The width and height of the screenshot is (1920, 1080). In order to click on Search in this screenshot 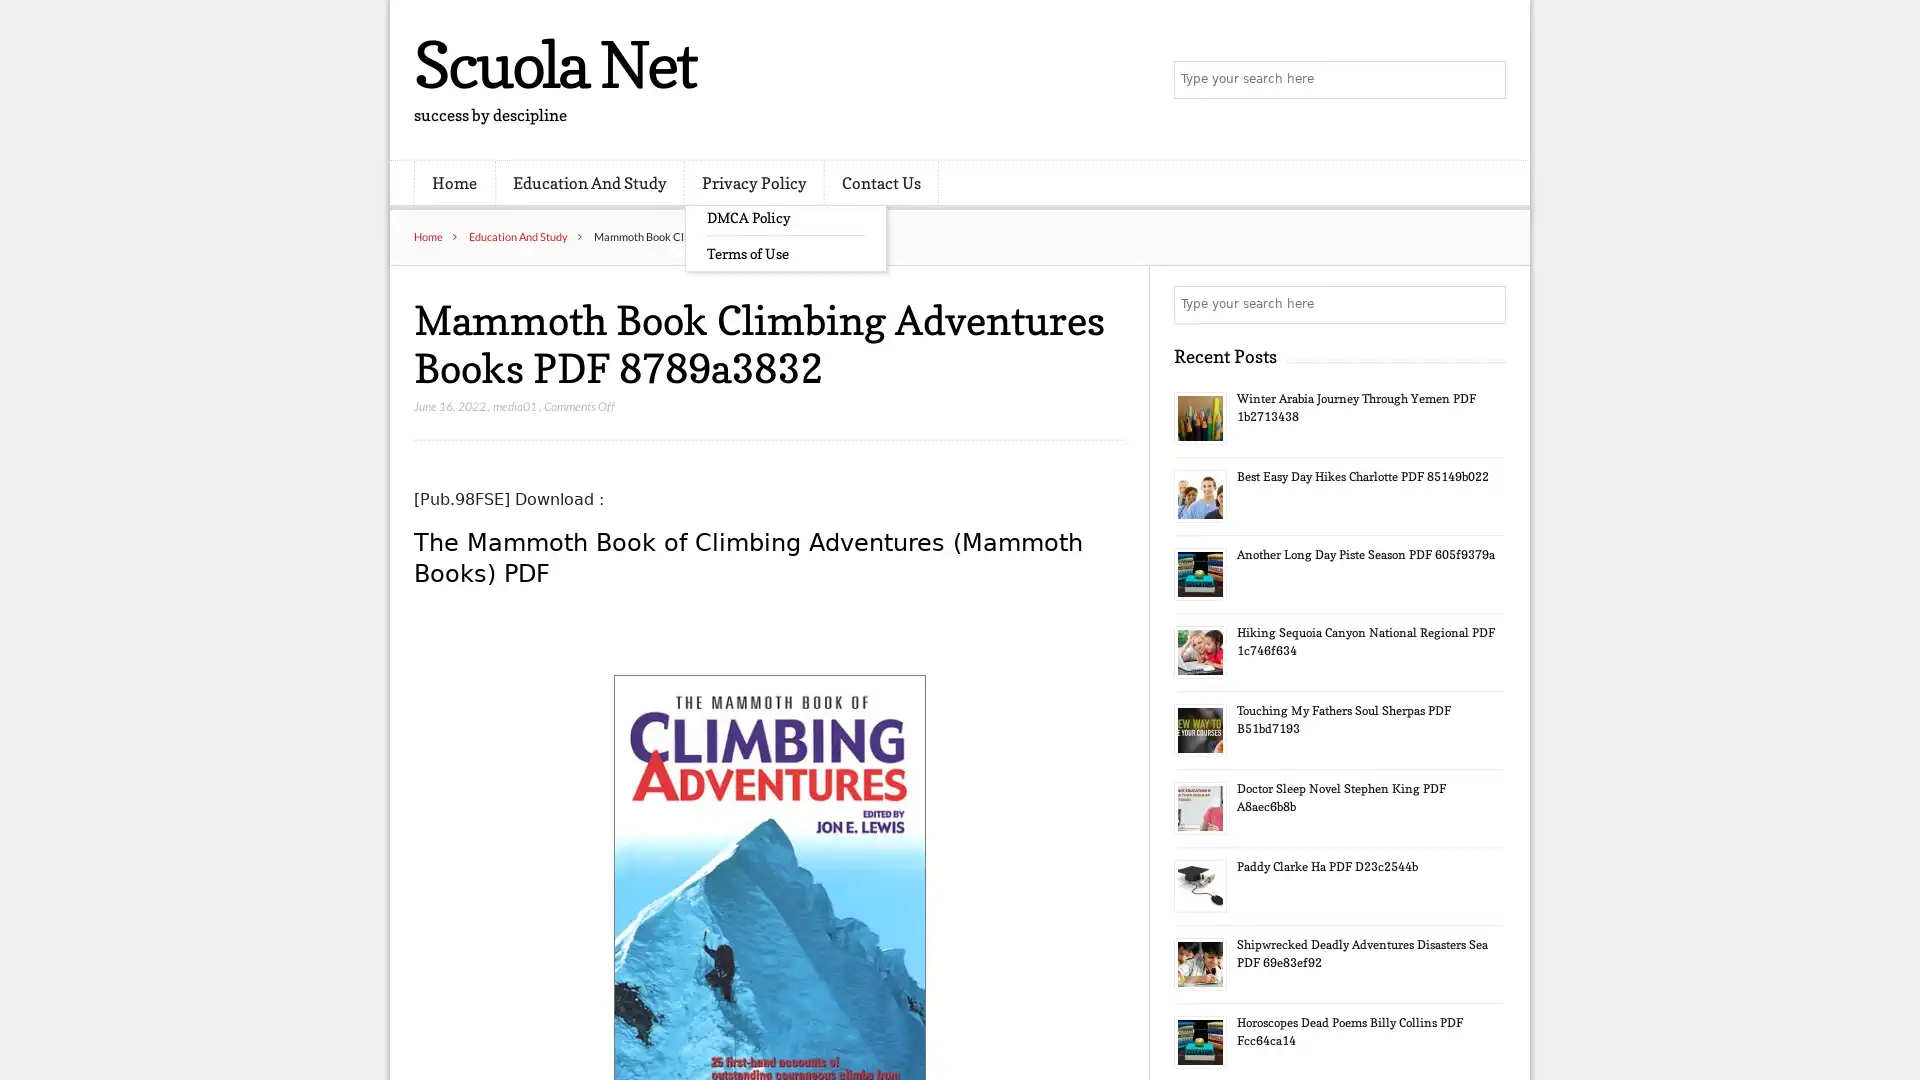, I will do `click(1485, 80)`.